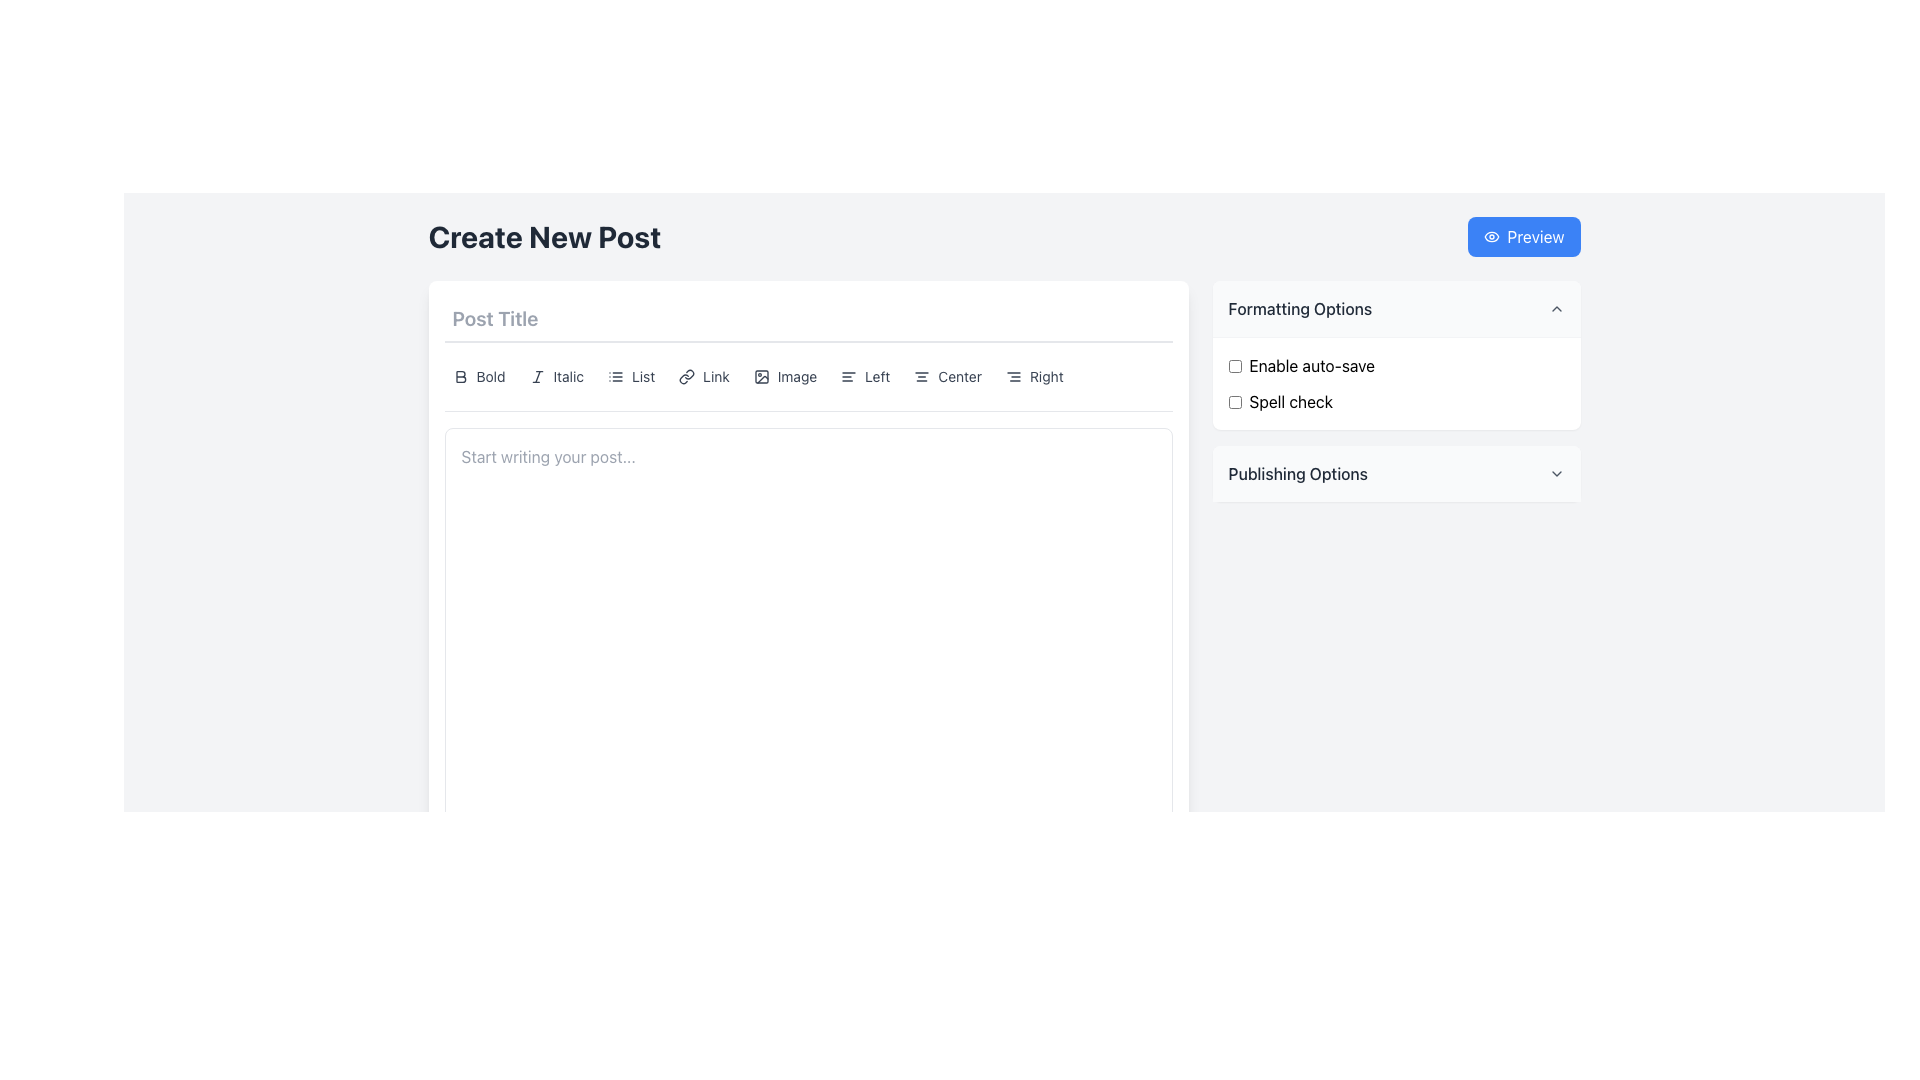 Image resolution: width=1920 pixels, height=1080 pixels. I want to click on the 'List' formatting button located in the toolbar under the 'Post Title' heading, so click(630, 377).